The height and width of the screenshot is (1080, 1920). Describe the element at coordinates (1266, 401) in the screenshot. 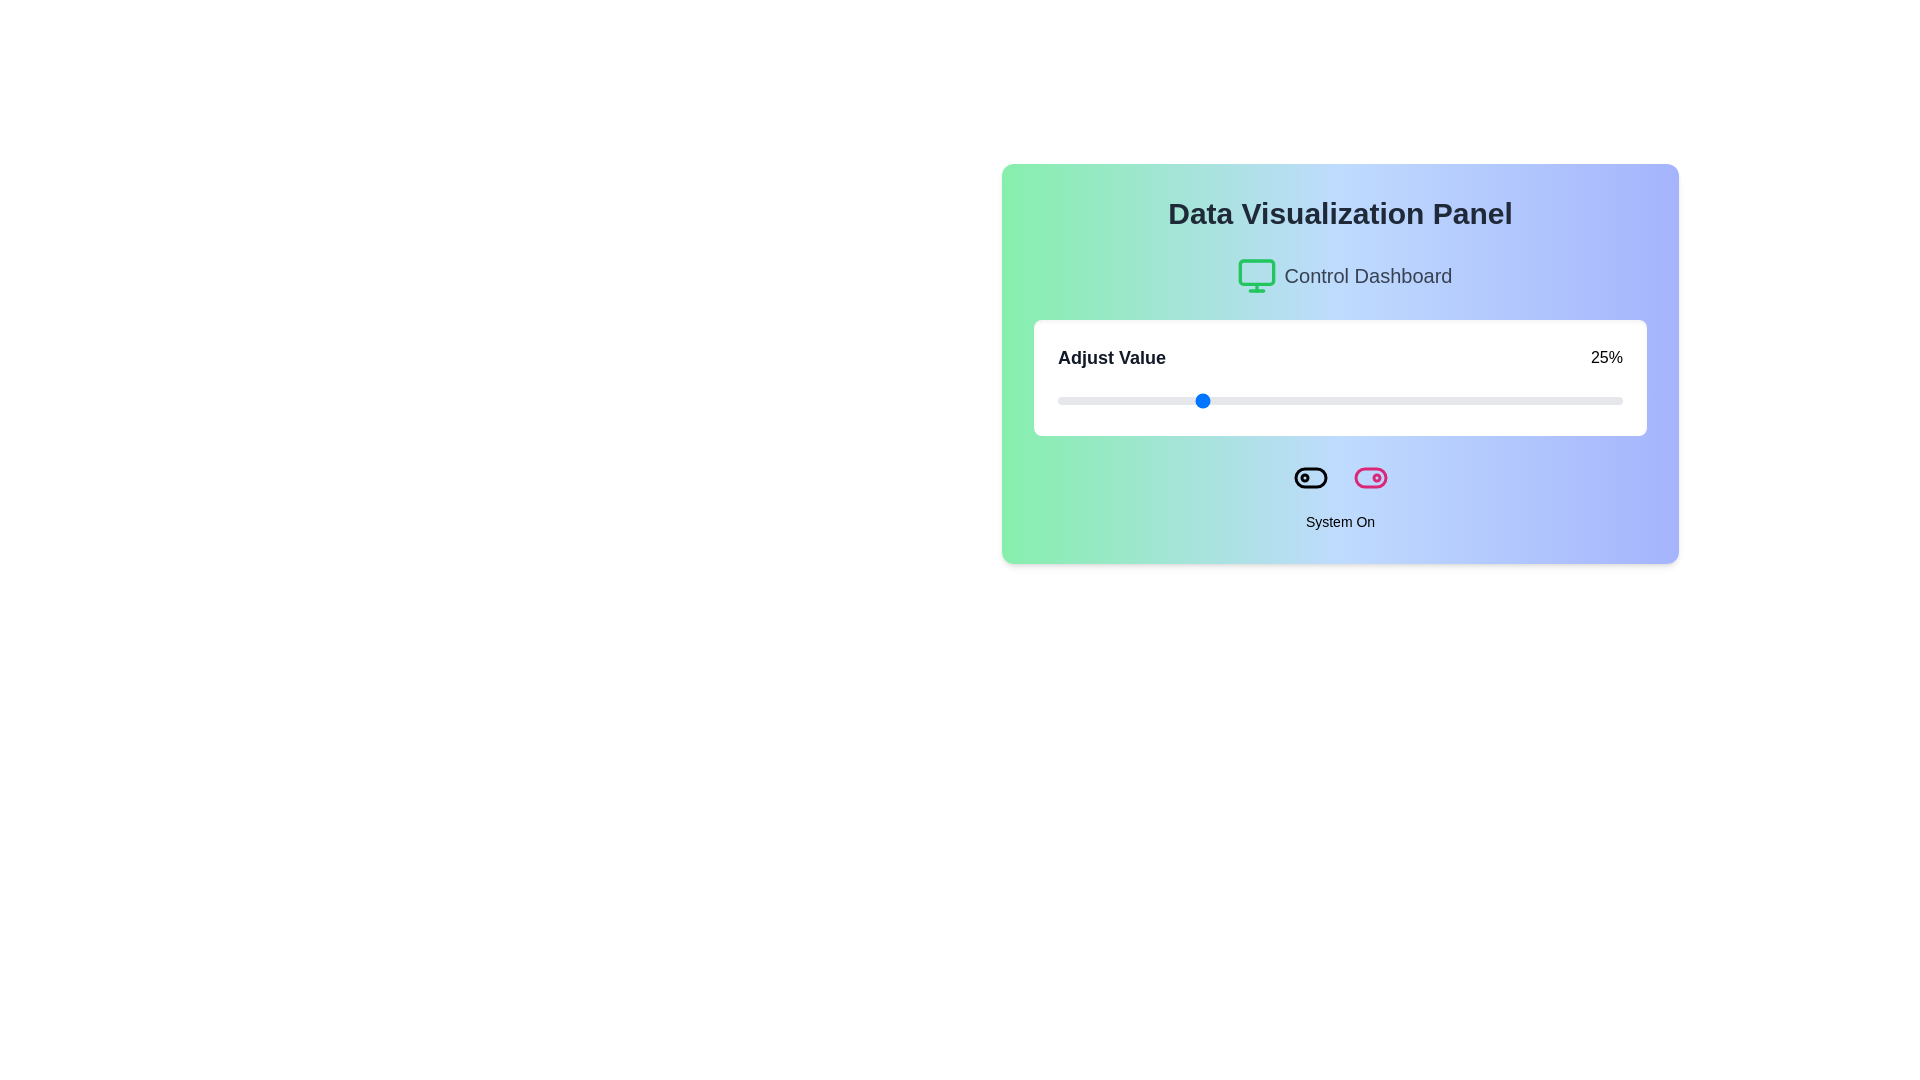

I see `the slider to 37%` at that location.